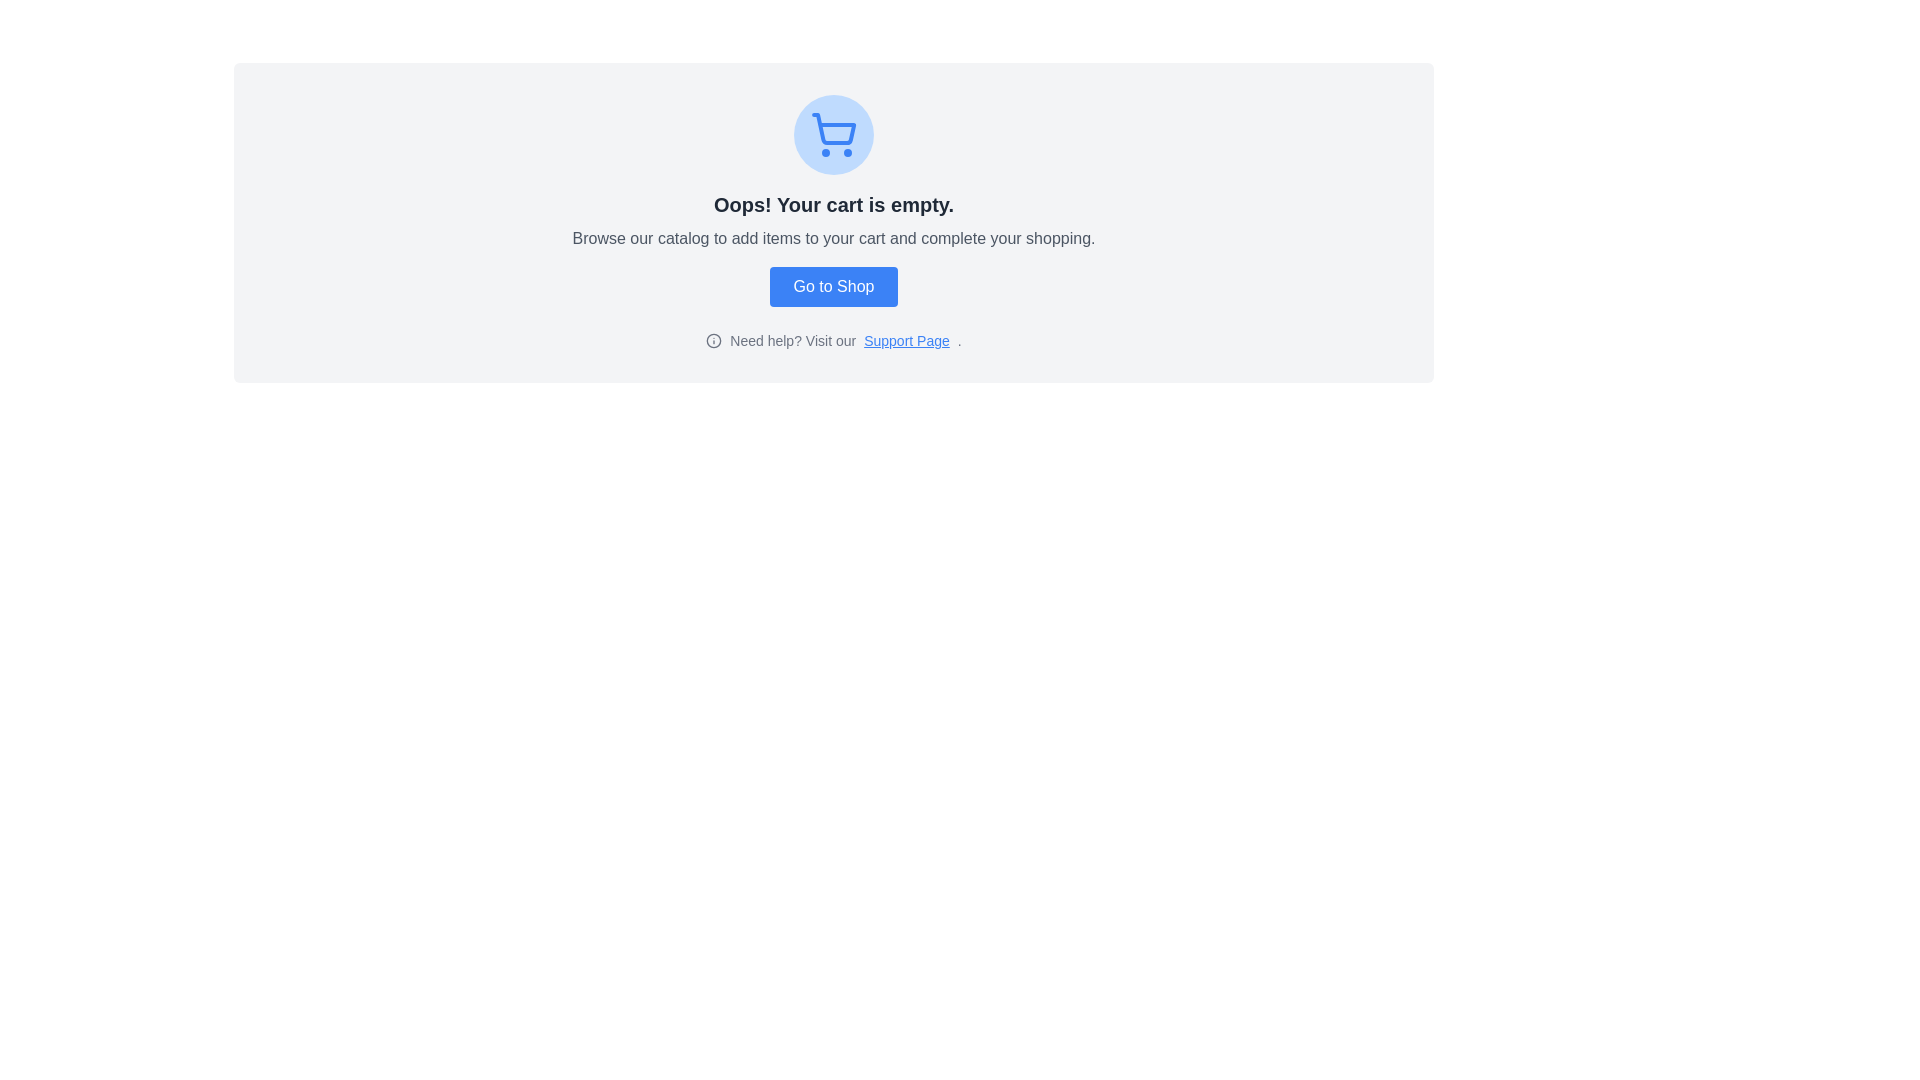 The height and width of the screenshot is (1080, 1920). I want to click on the information indicator icon located at the bottom of the displayed card, adjacent to the text 'Need help? Visit our Support Page.', so click(714, 339).